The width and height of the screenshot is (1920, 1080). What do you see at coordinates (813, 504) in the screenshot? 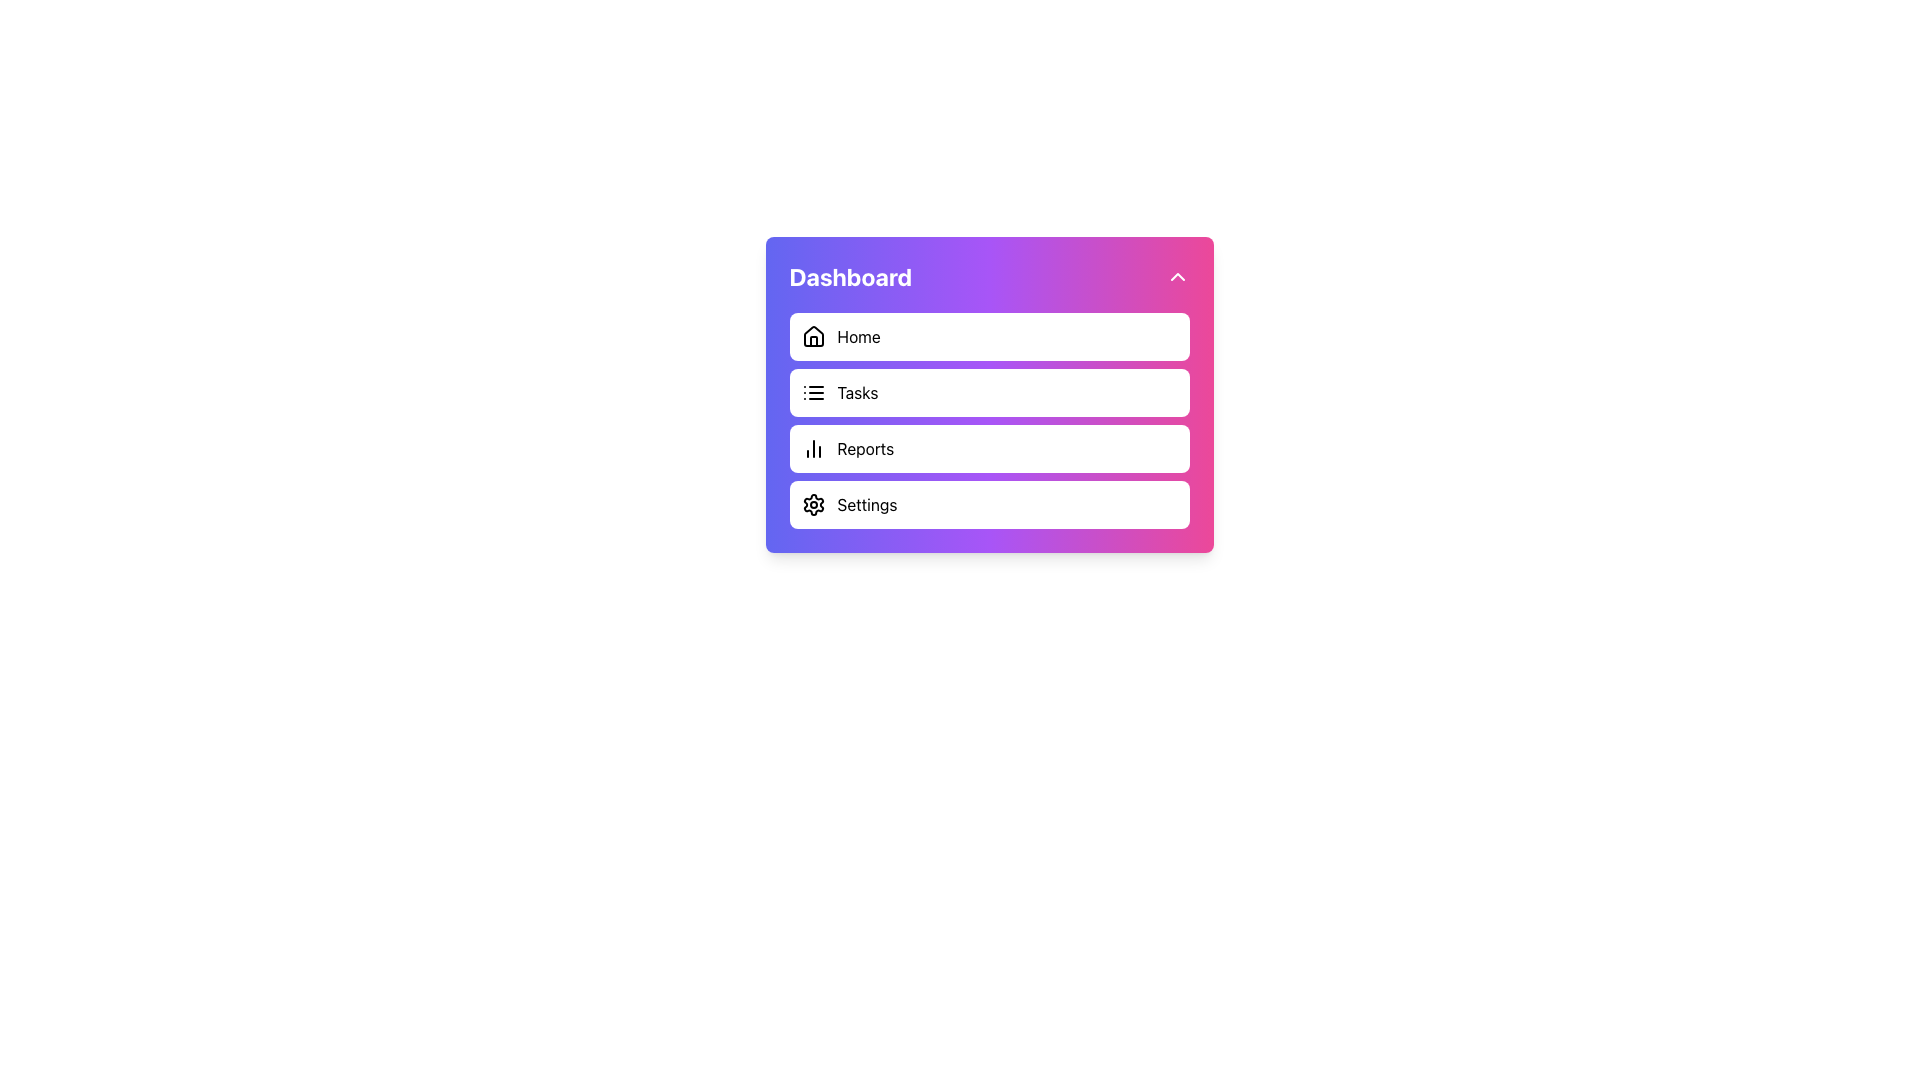
I see `the settings icon represented by the cogwheel shape within the dashboard menu` at bounding box center [813, 504].